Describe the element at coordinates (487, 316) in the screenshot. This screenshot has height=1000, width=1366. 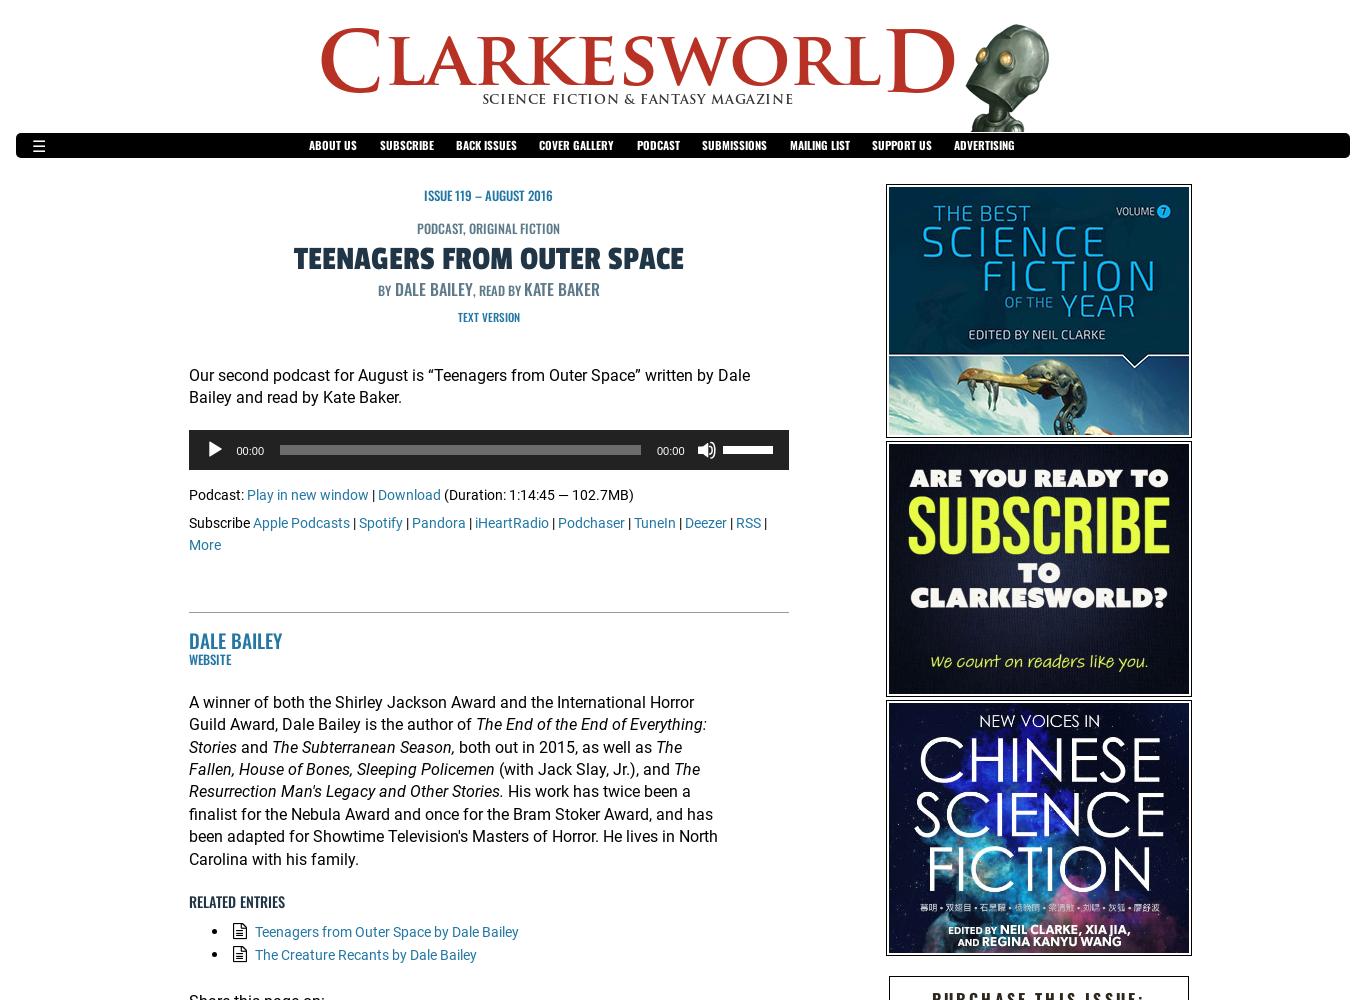
I see `'TEXT VERSION'` at that location.